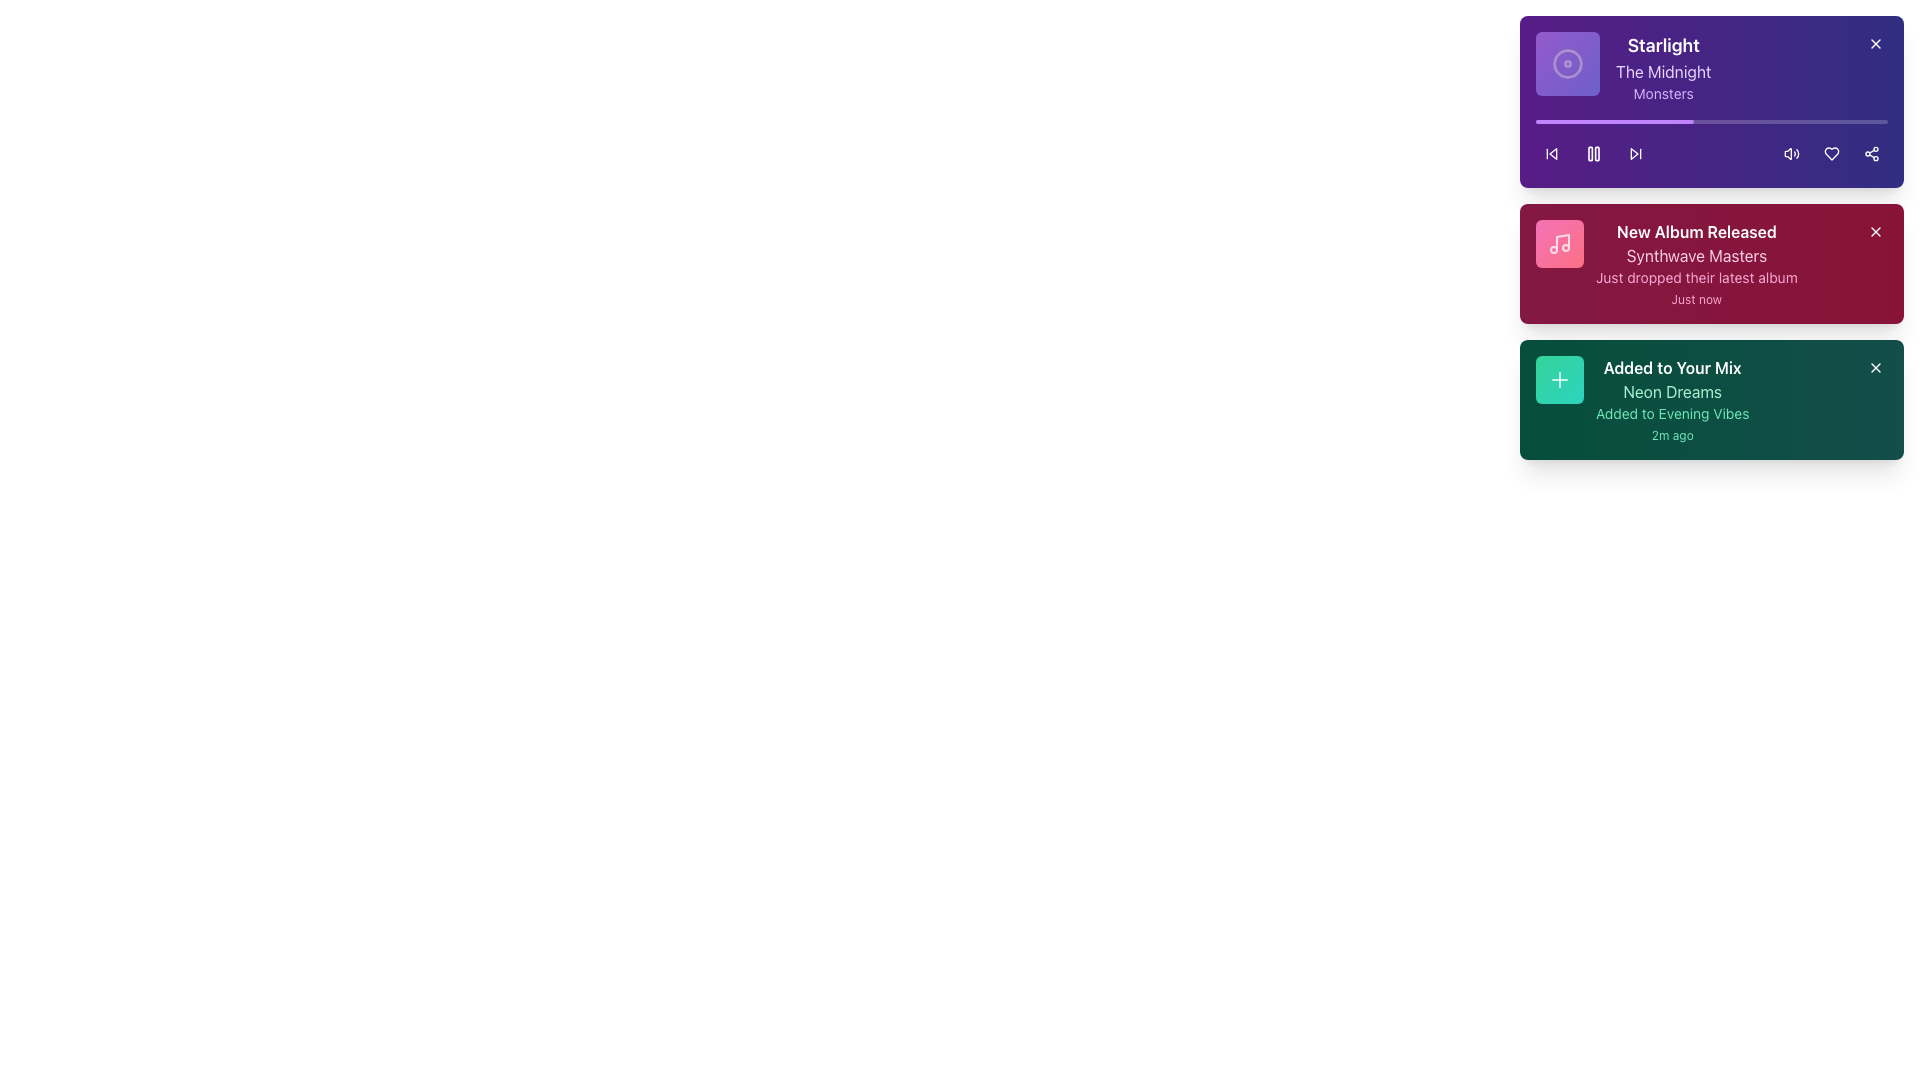 This screenshot has height=1080, width=1920. What do you see at coordinates (1633, 122) in the screenshot?
I see `the progress bar` at bounding box center [1633, 122].